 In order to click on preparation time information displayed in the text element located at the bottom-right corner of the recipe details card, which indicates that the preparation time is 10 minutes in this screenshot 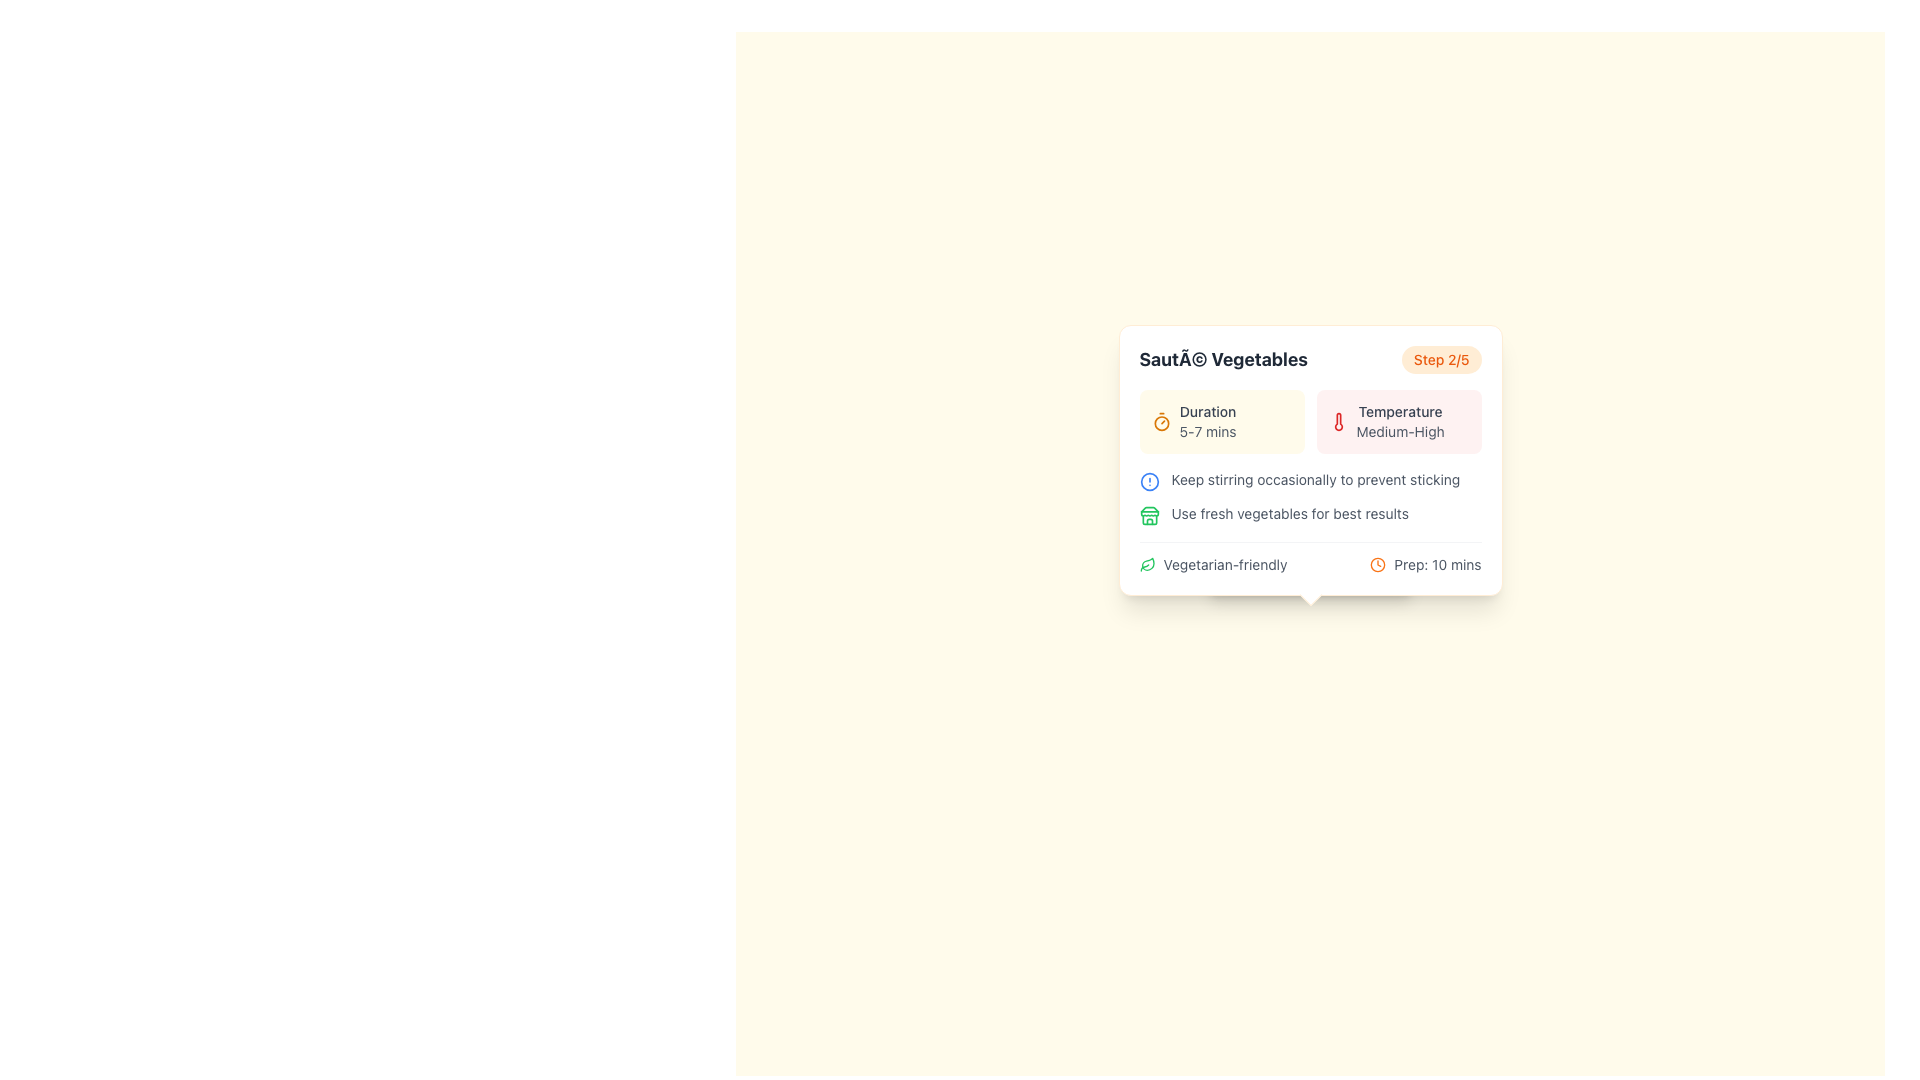, I will do `click(1424, 564)`.